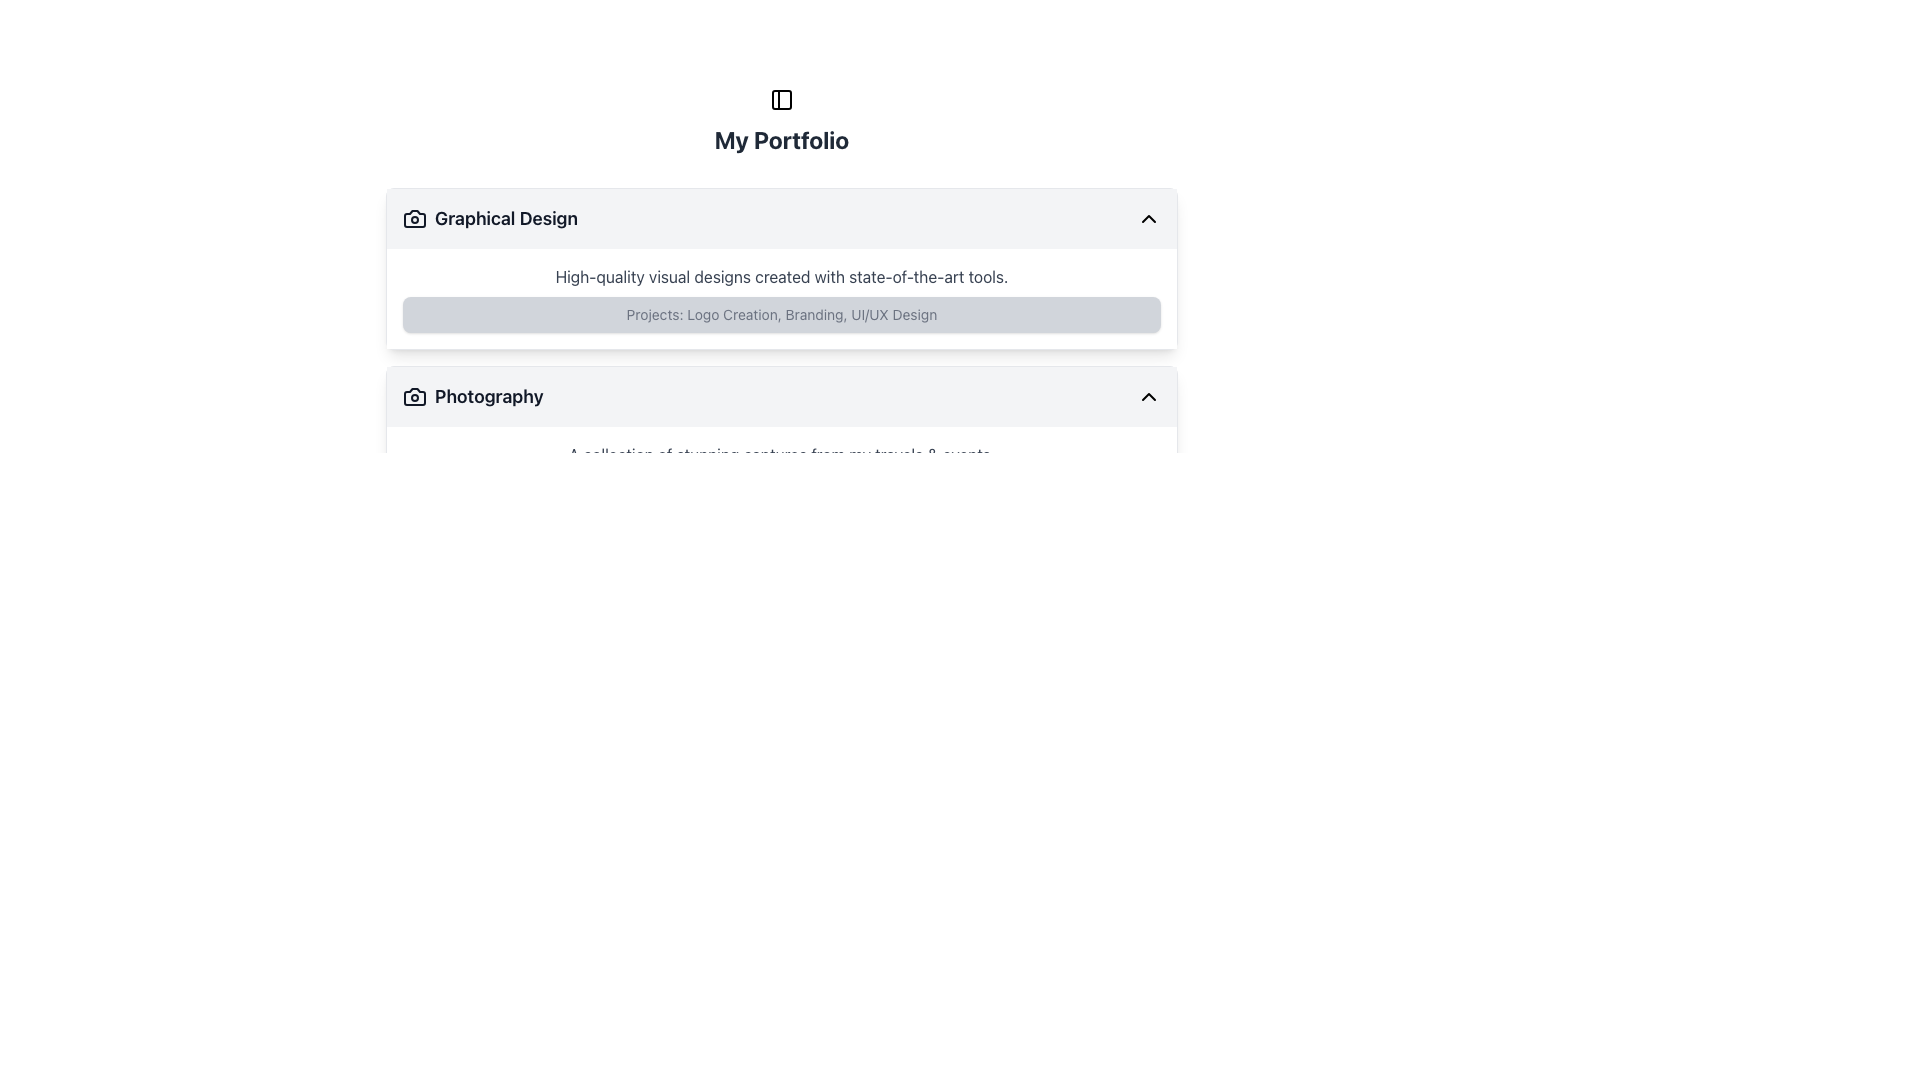 The width and height of the screenshot is (1920, 1080). I want to click on initial descriptive text in the 'Photography' section that states 'A collection of stunning captures from my travels & events.', so click(781, 455).